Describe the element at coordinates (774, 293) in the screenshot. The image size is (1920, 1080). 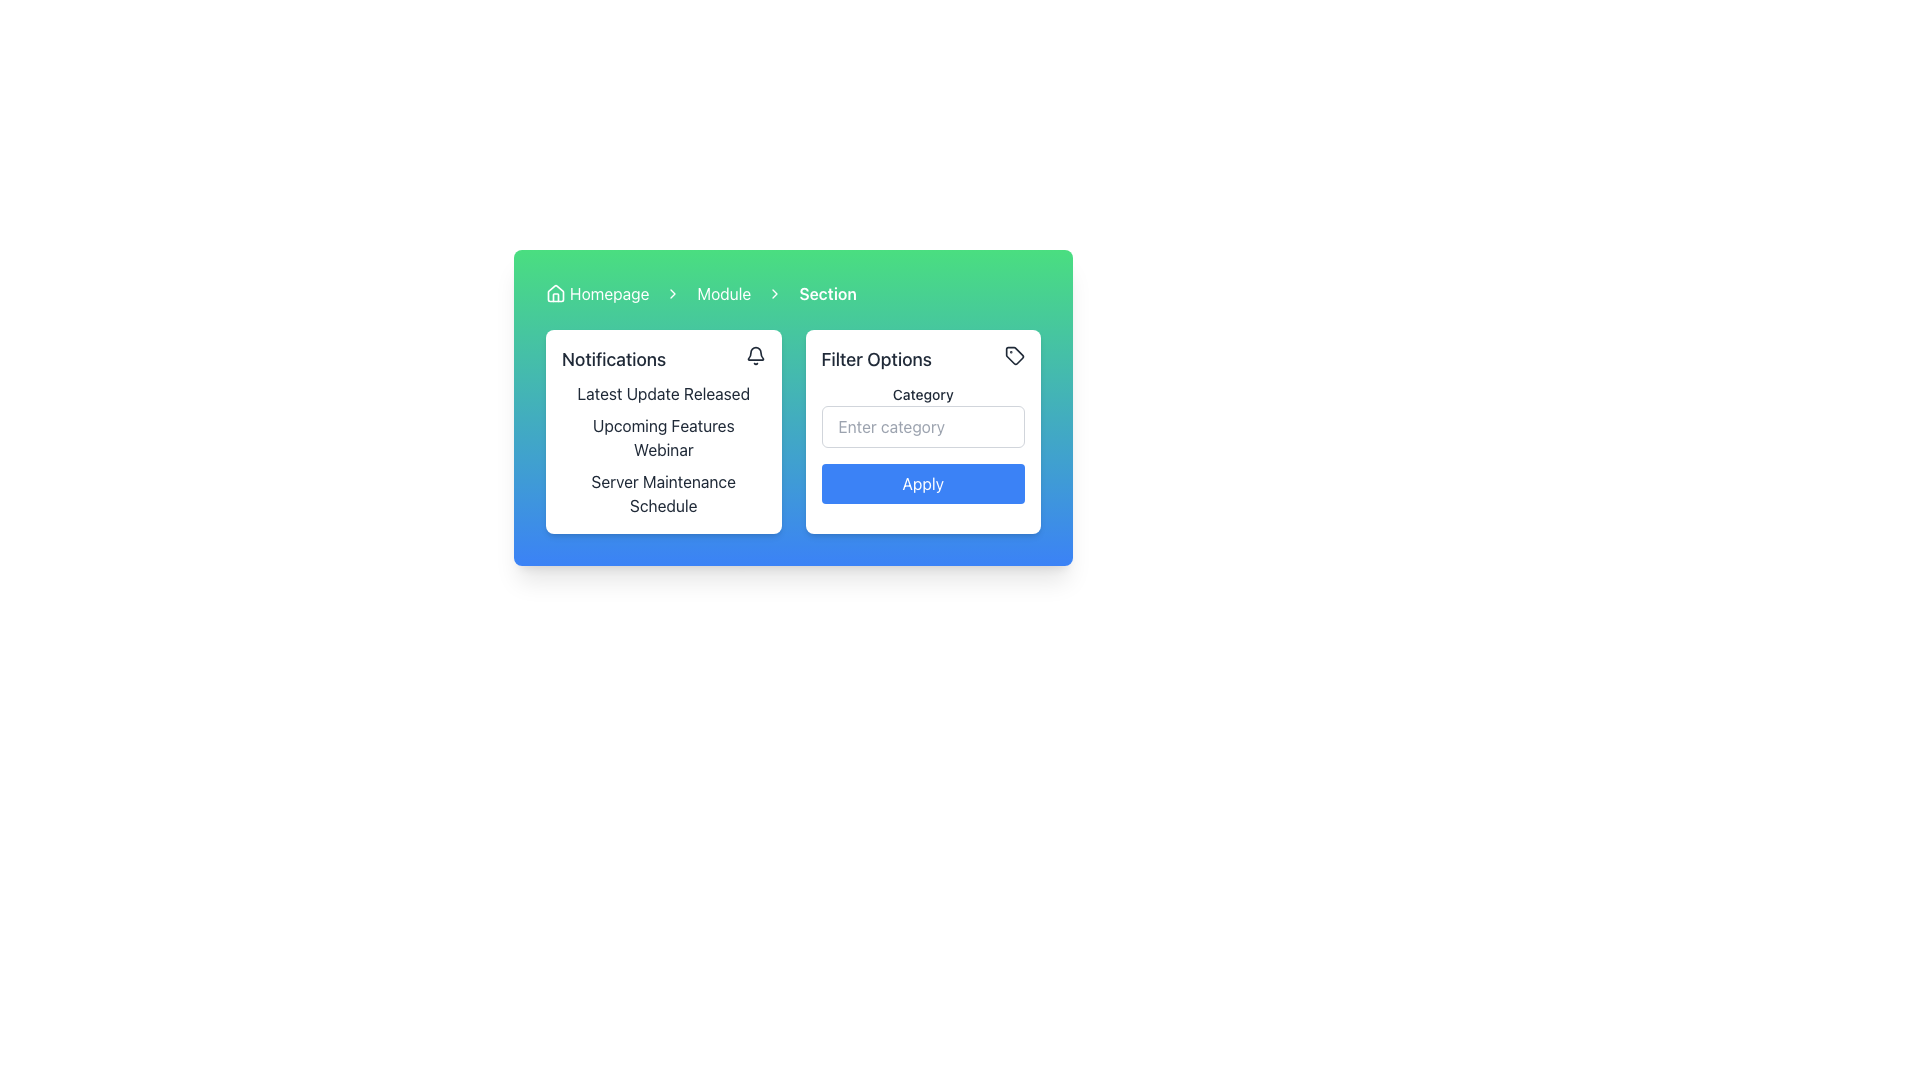
I see `the rightward-pointing chevron icon in the breadcrumbs segment that indicates navigation to the next section` at that location.